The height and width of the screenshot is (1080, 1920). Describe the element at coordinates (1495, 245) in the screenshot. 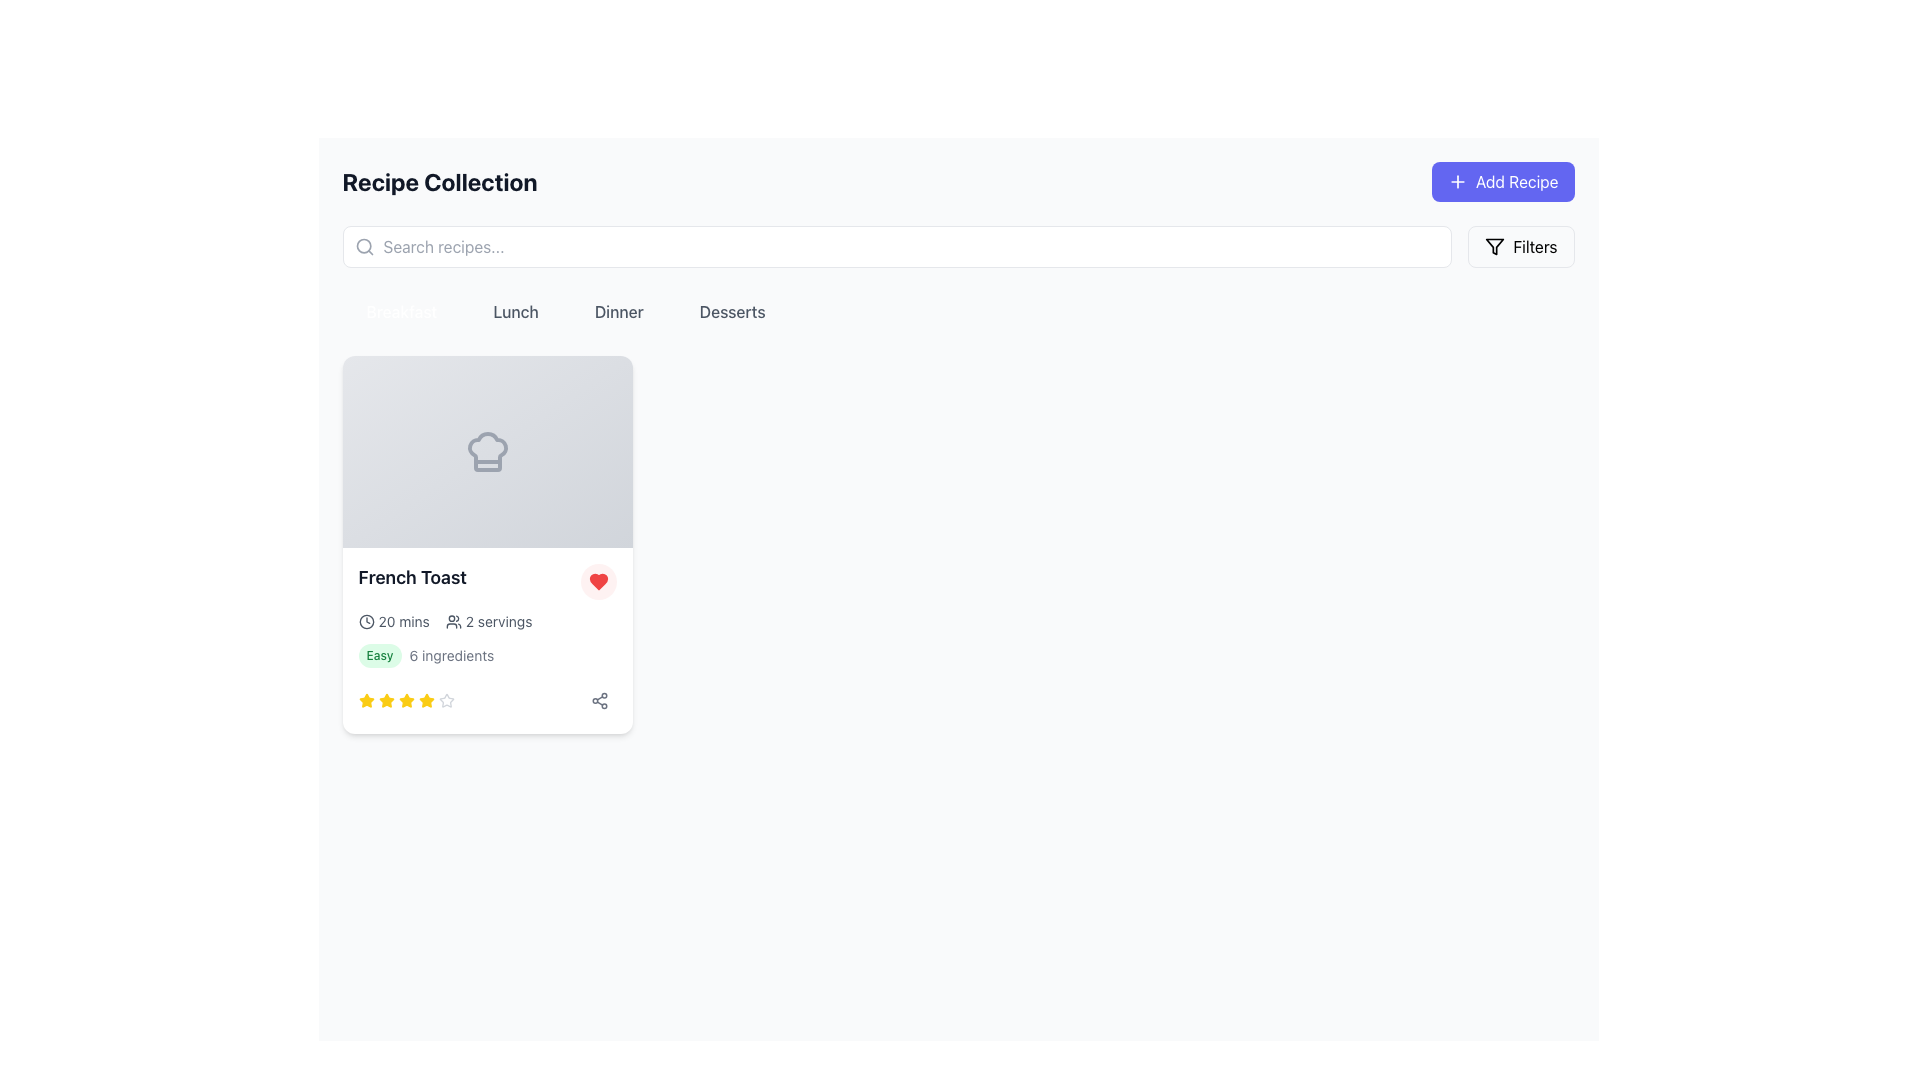

I see `the filter icon located at the center of the 'Filters' button in the top-right corner of the interface` at that location.